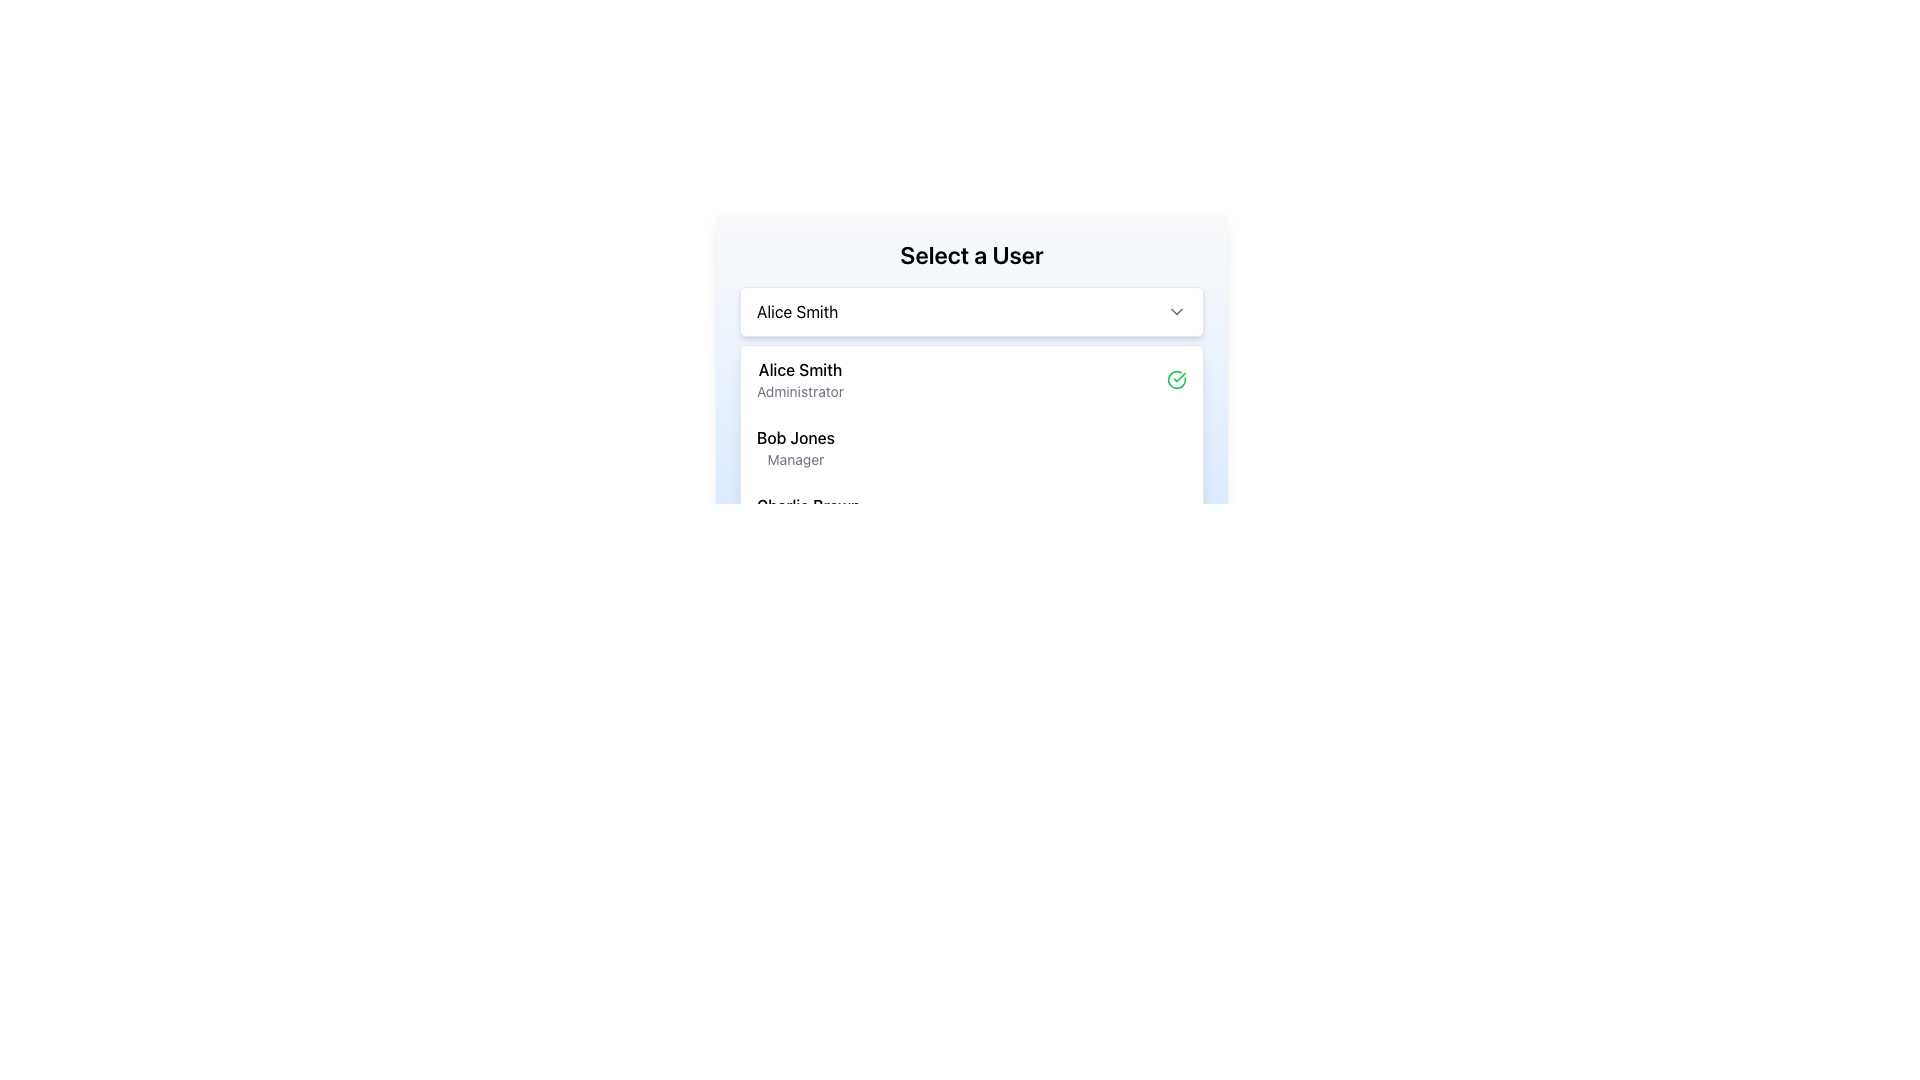 Image resolution: width=1920 pixels, height=1080 pixels. Describe the element at coordinates (795, 459) in the screenshot. I see `the text label displaying 'Manager', which is styled in gray and located below 'Bob Jones' in the user selection dropdown menu` at that location.